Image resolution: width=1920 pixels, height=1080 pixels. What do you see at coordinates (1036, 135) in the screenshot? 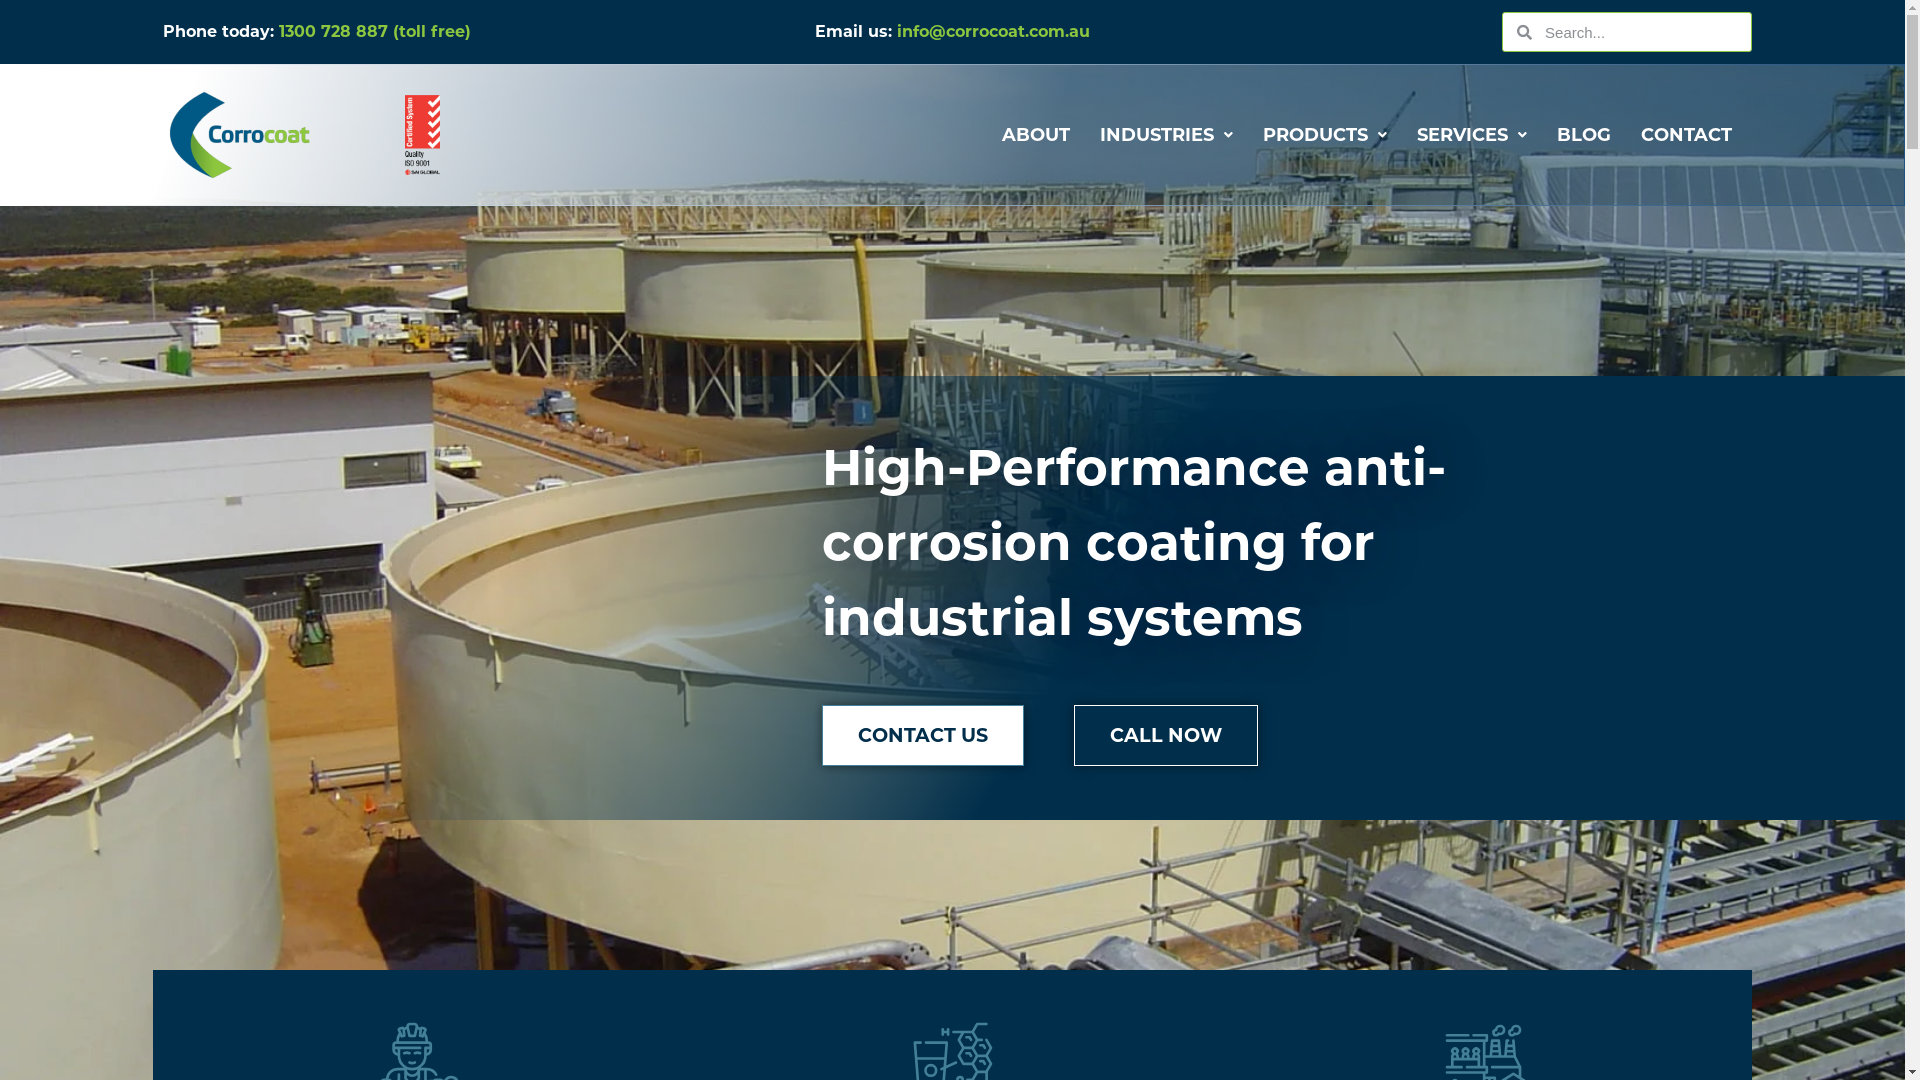
I see `'ABOUT'` at bounding box center [1036, 135].